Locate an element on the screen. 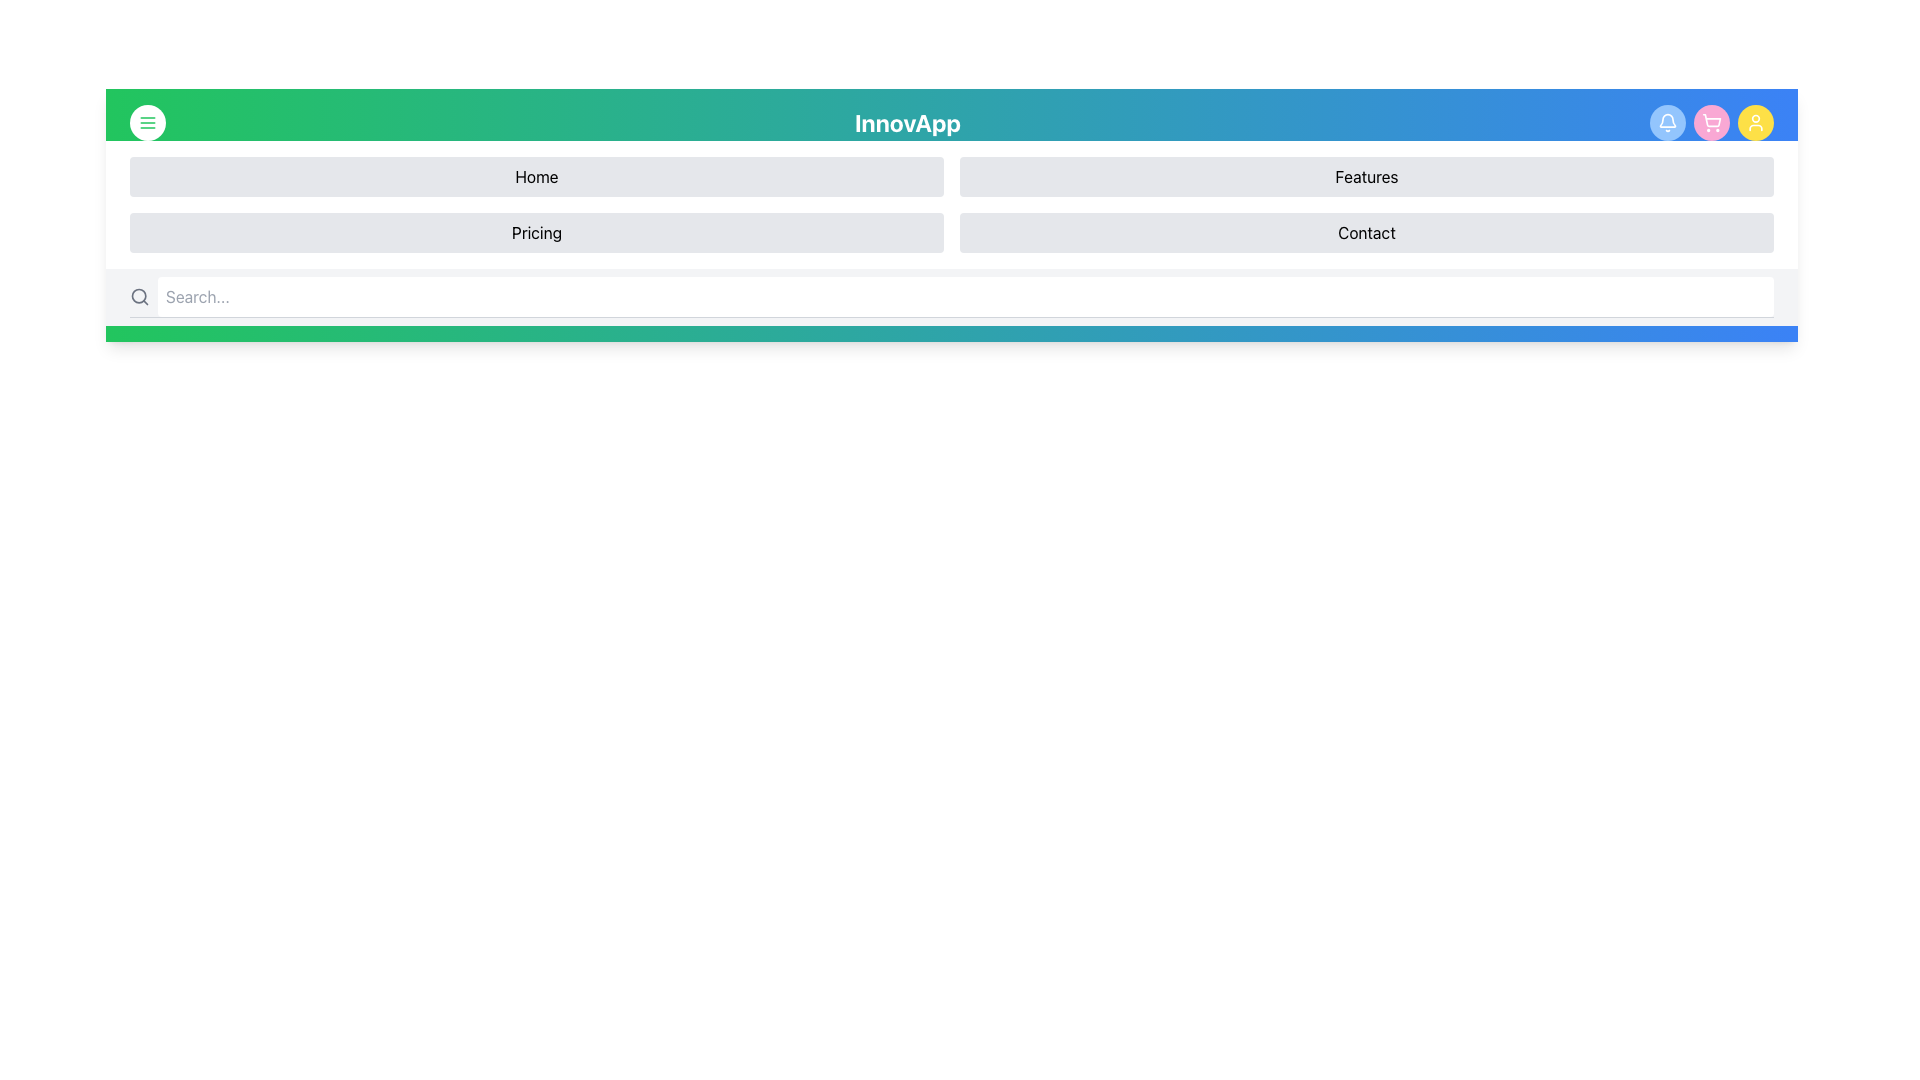 The width and height of the screenshot is (1920, 1080). the 'Contact' navigation button, which is the fourth button in the grid layout, located in the second row, right column is located at coordinates (1366, 231).